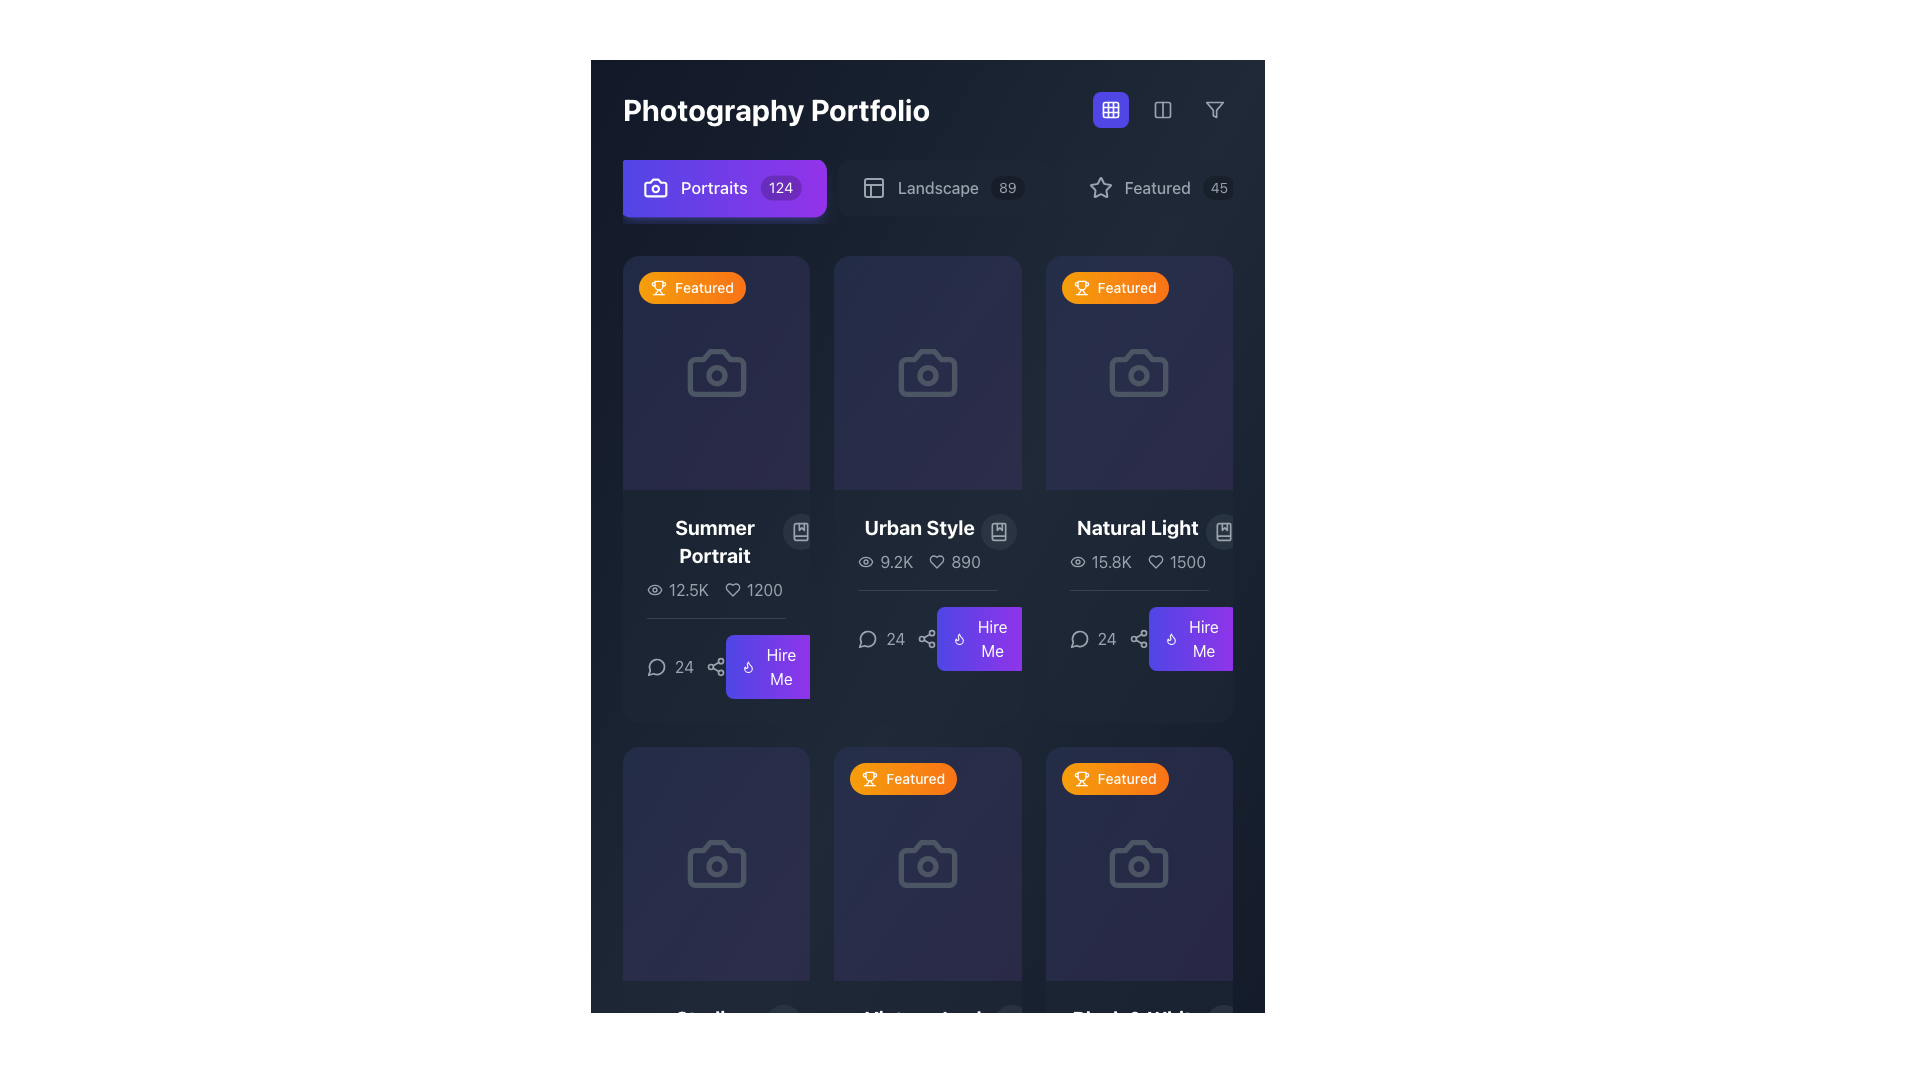 This screenshot has height=1080, width=1920. Describe the element at coordinates (1080, 778) in the screenshot. I see `the small trophy icon with a thin outline, which is located on the left side of the 'Featured' text within a rectangle with a gradient orange background` at that location.